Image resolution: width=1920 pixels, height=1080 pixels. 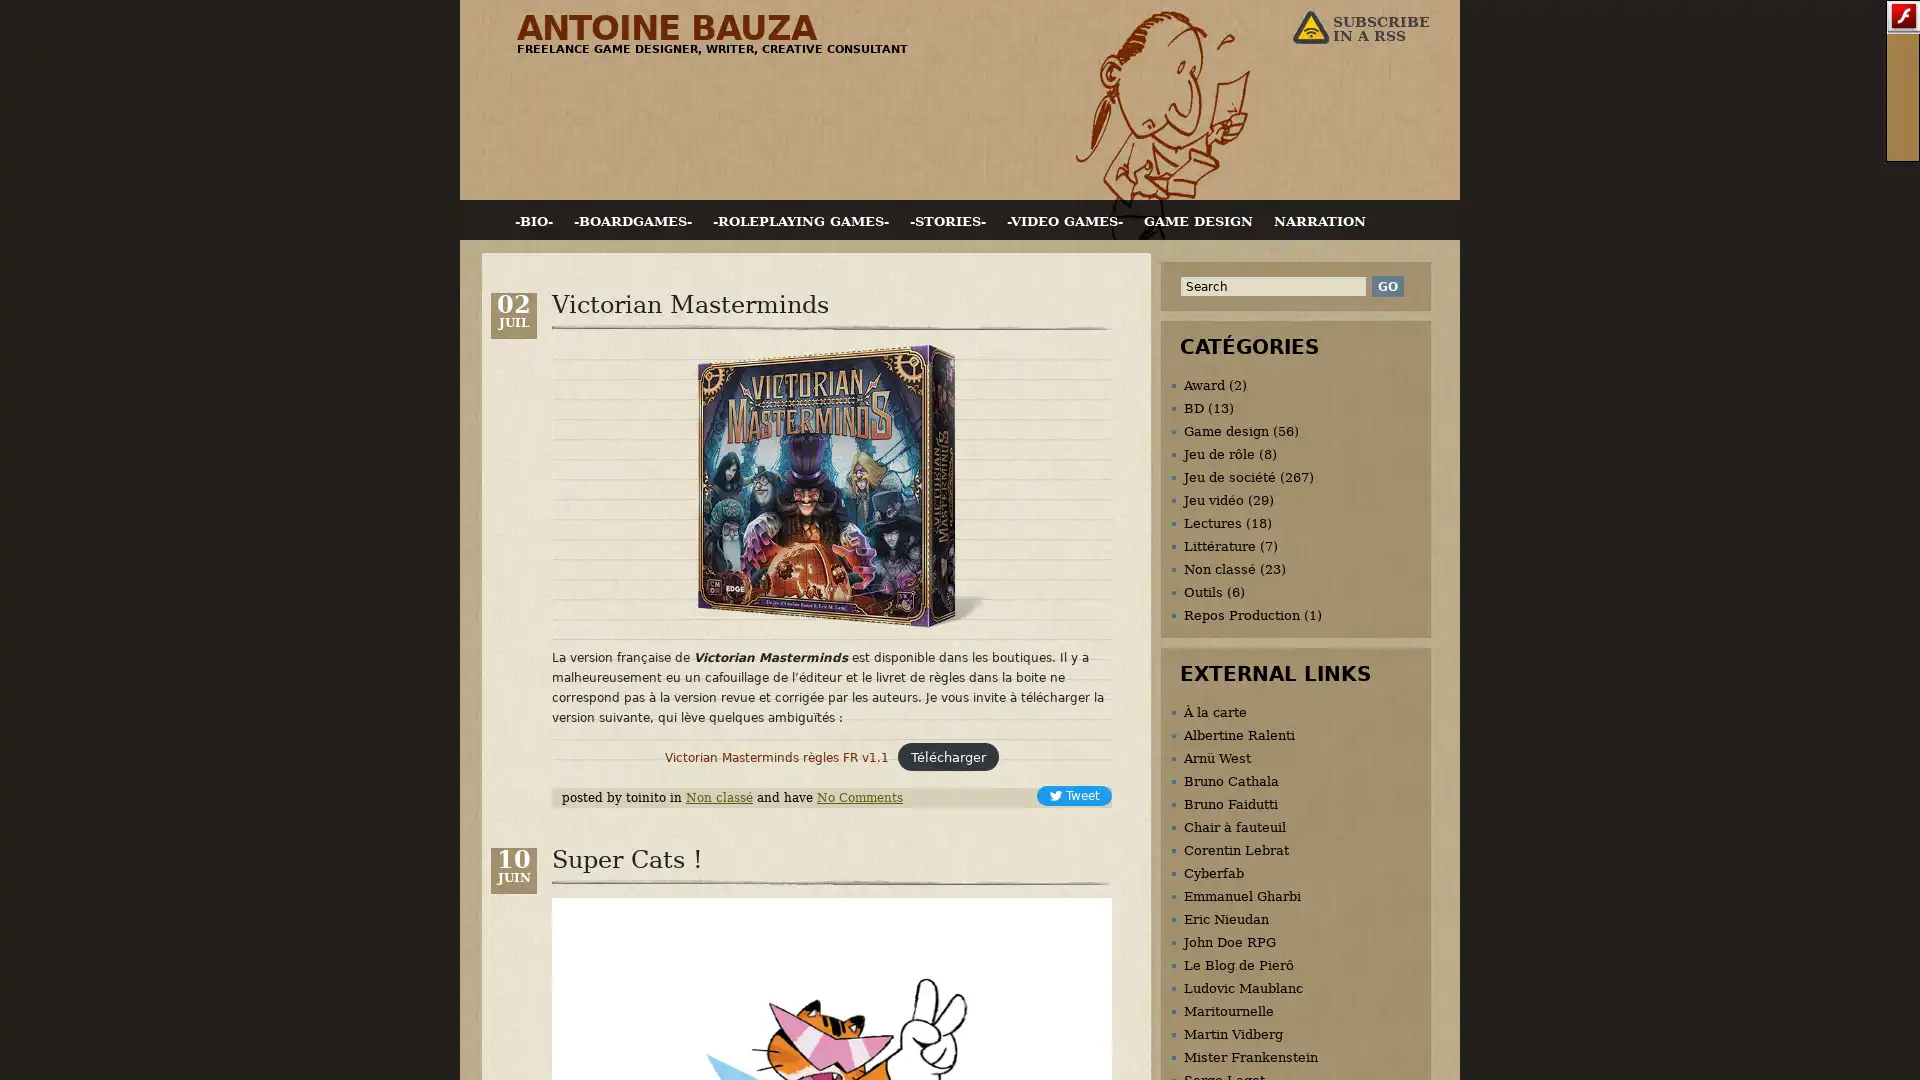 What do you see at coordinates (1386, 286) in the screenshot?
I see `go` at bounding box center [1386, 286].